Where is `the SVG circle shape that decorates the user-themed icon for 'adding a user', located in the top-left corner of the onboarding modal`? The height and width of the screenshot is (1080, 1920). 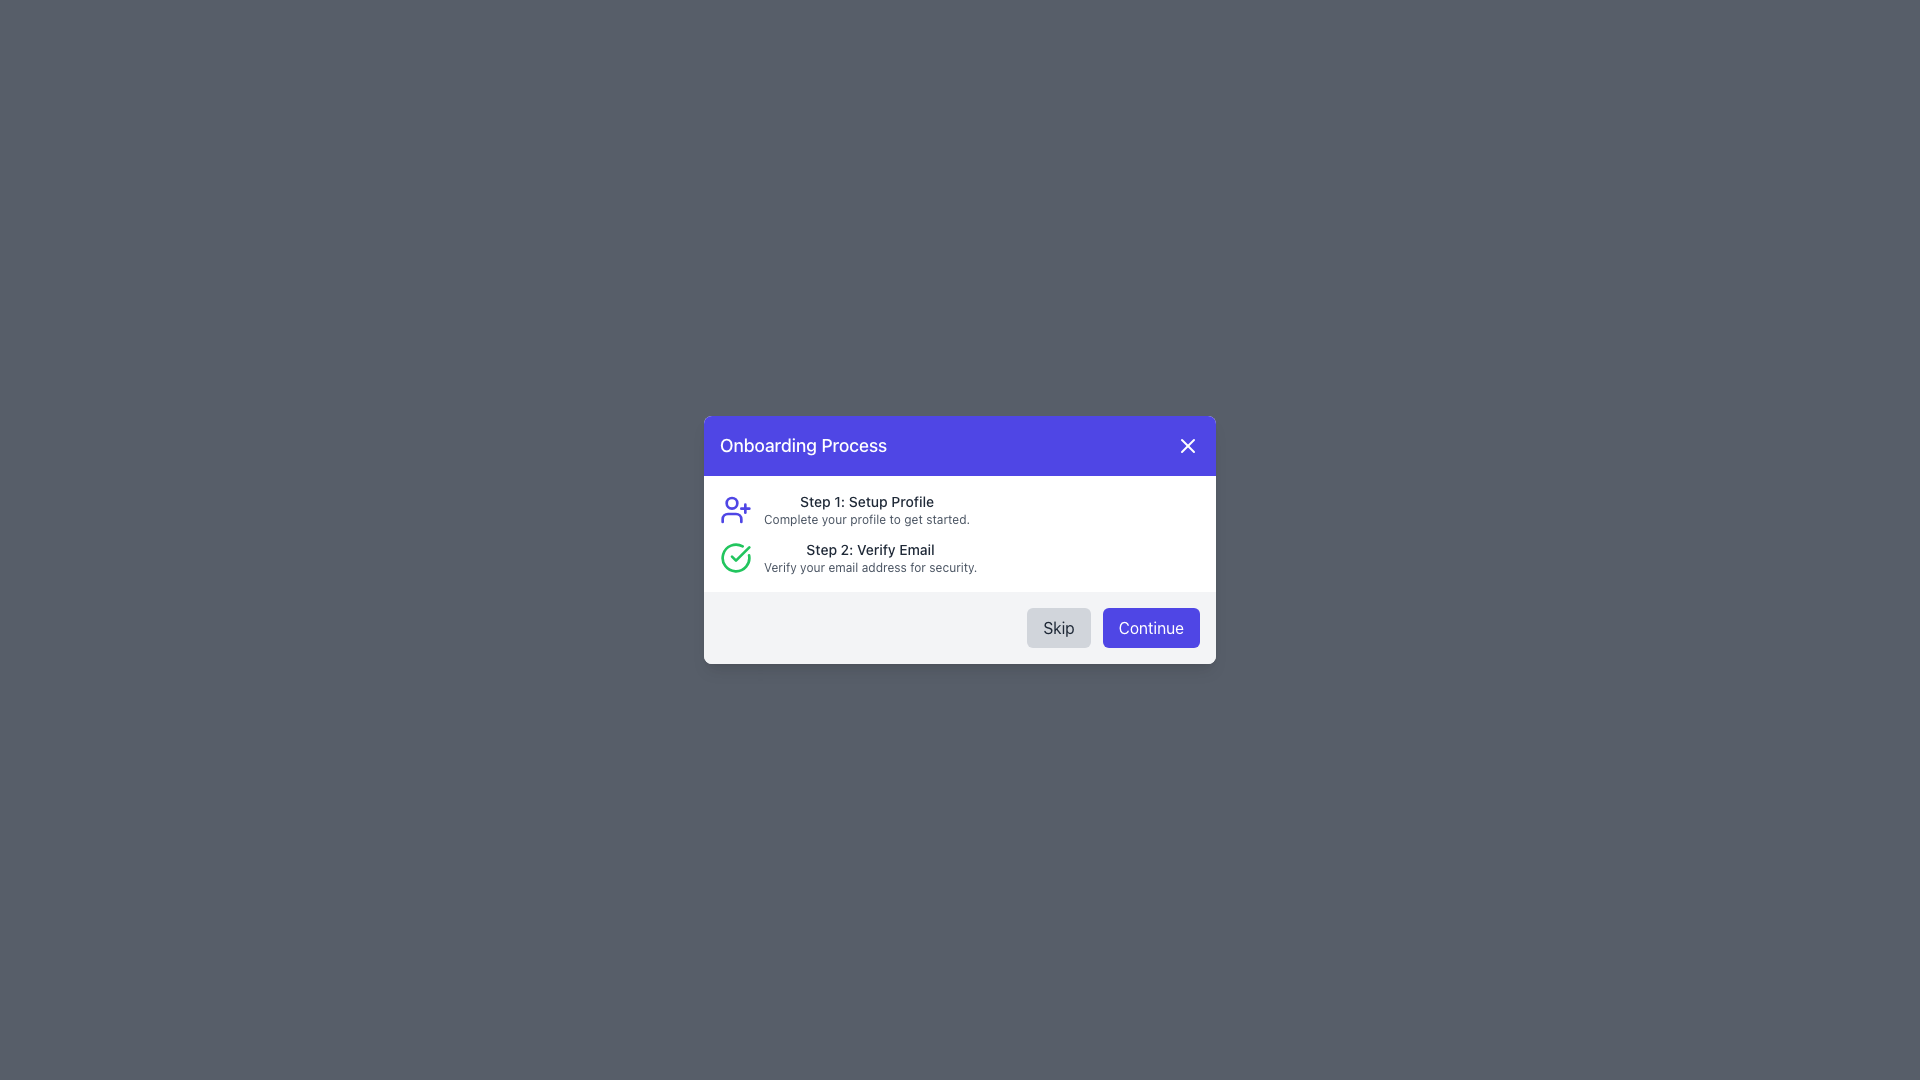 the SVG circle shape that decorates the user-themed icon for 'adding a user', located in the top-left corner of the onboarding modal is located at coordinates (730, 501).